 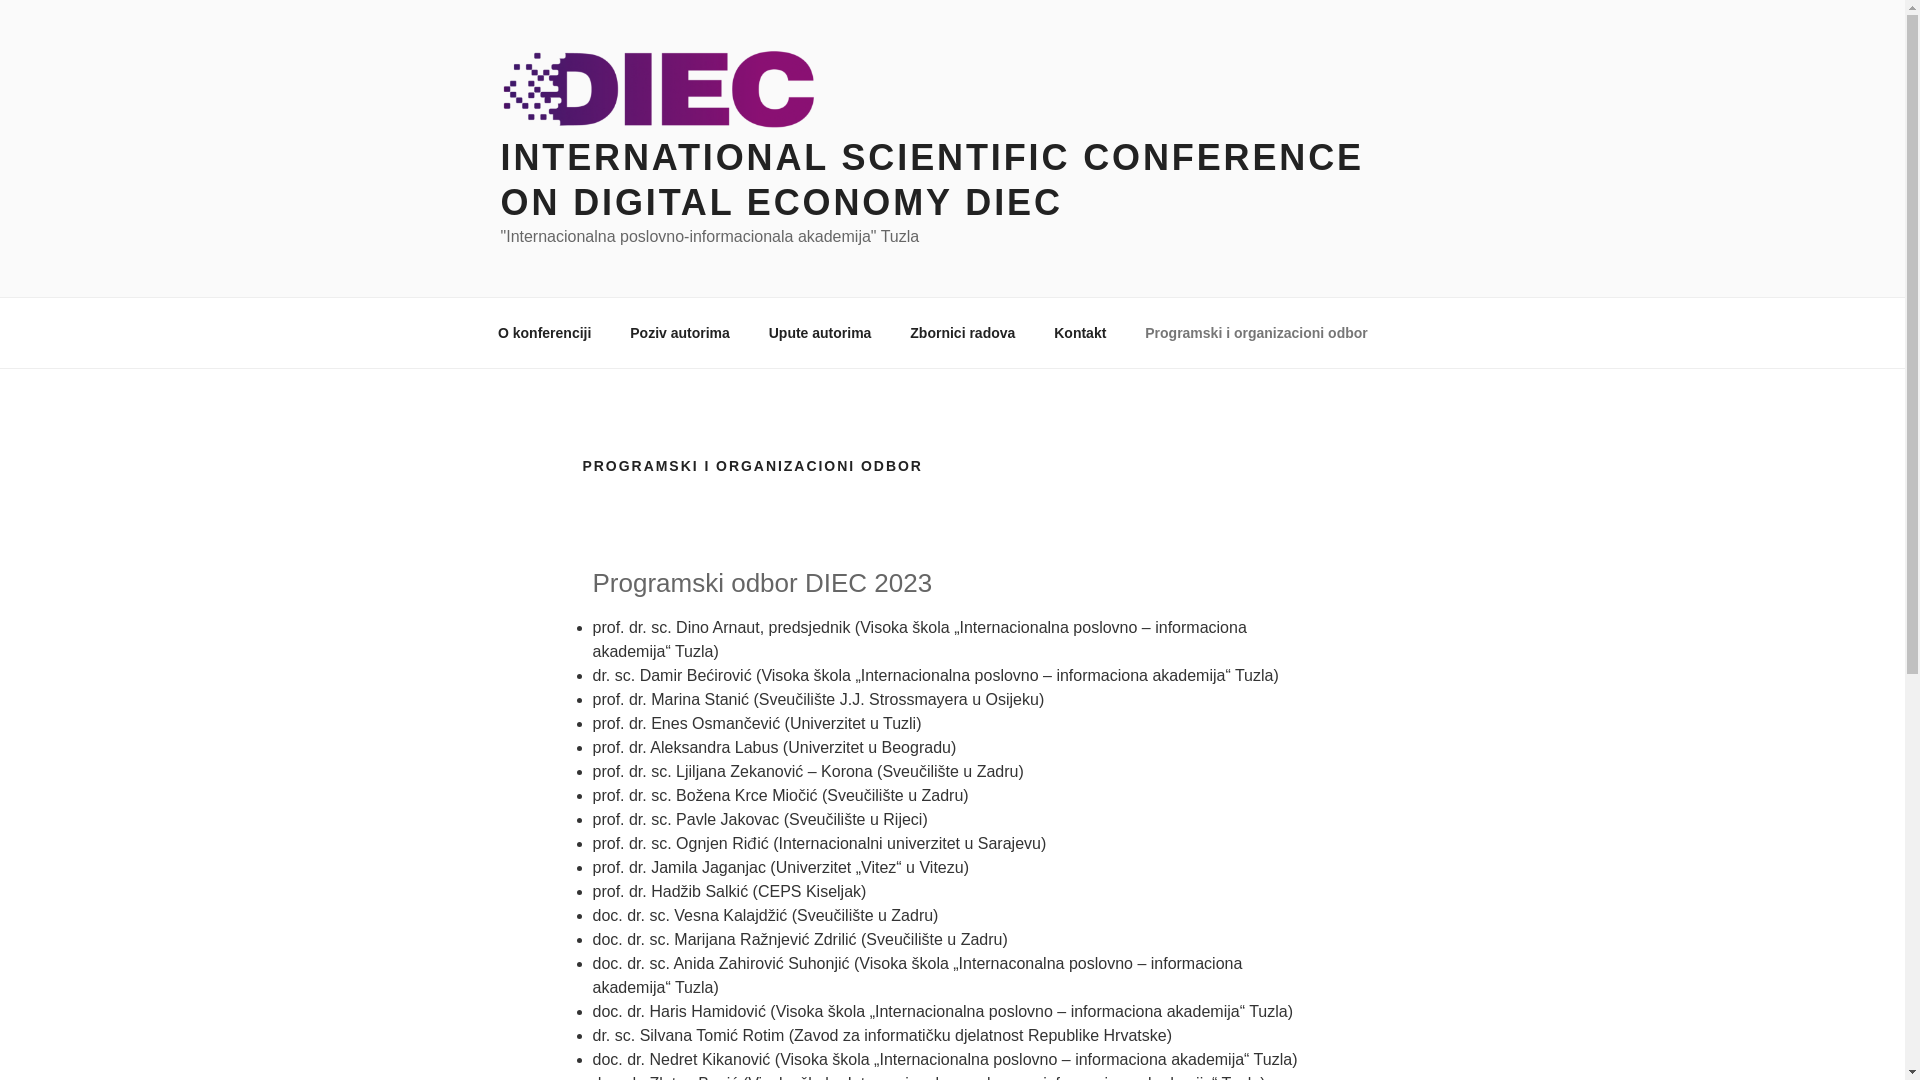 I want to click on 'Programski i organizacioni odbor', so click(x=1255, y=331).